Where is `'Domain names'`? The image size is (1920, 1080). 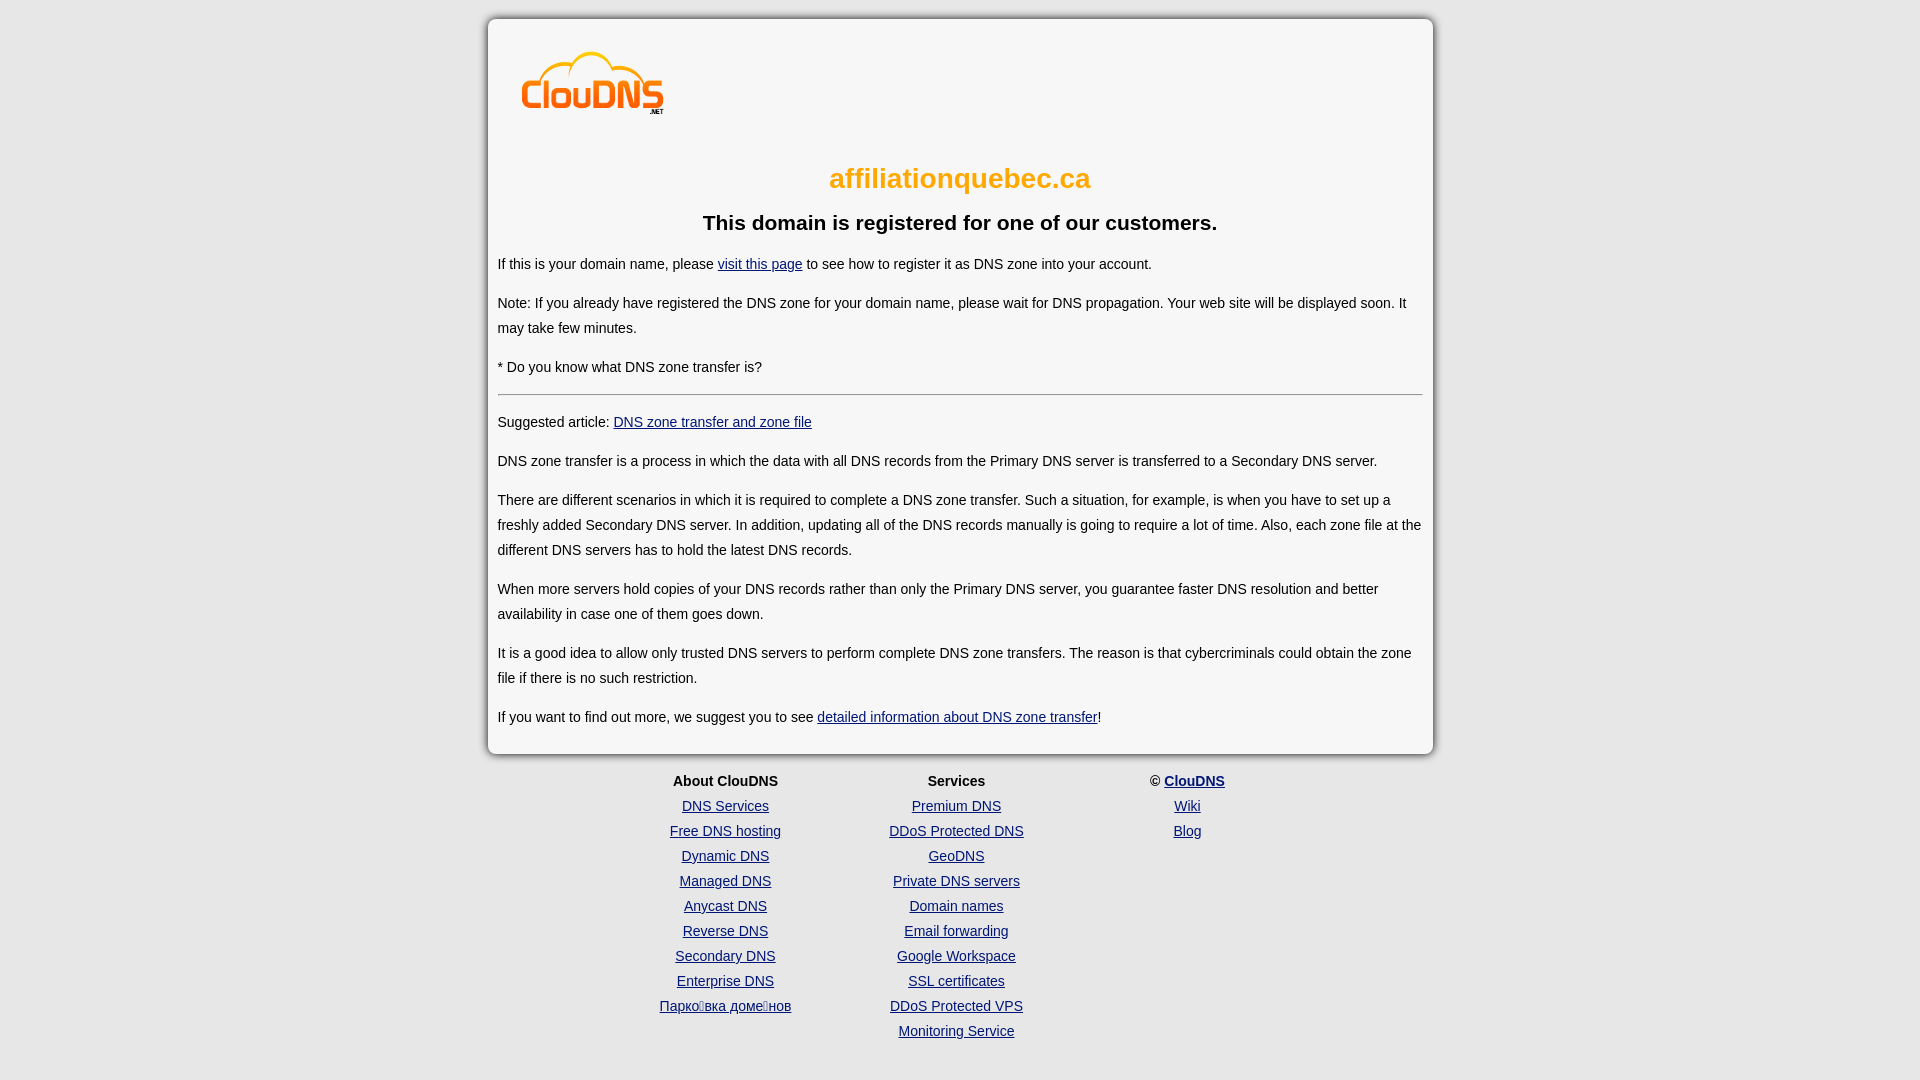
'Domain names' is located at coordinates (907, 906).